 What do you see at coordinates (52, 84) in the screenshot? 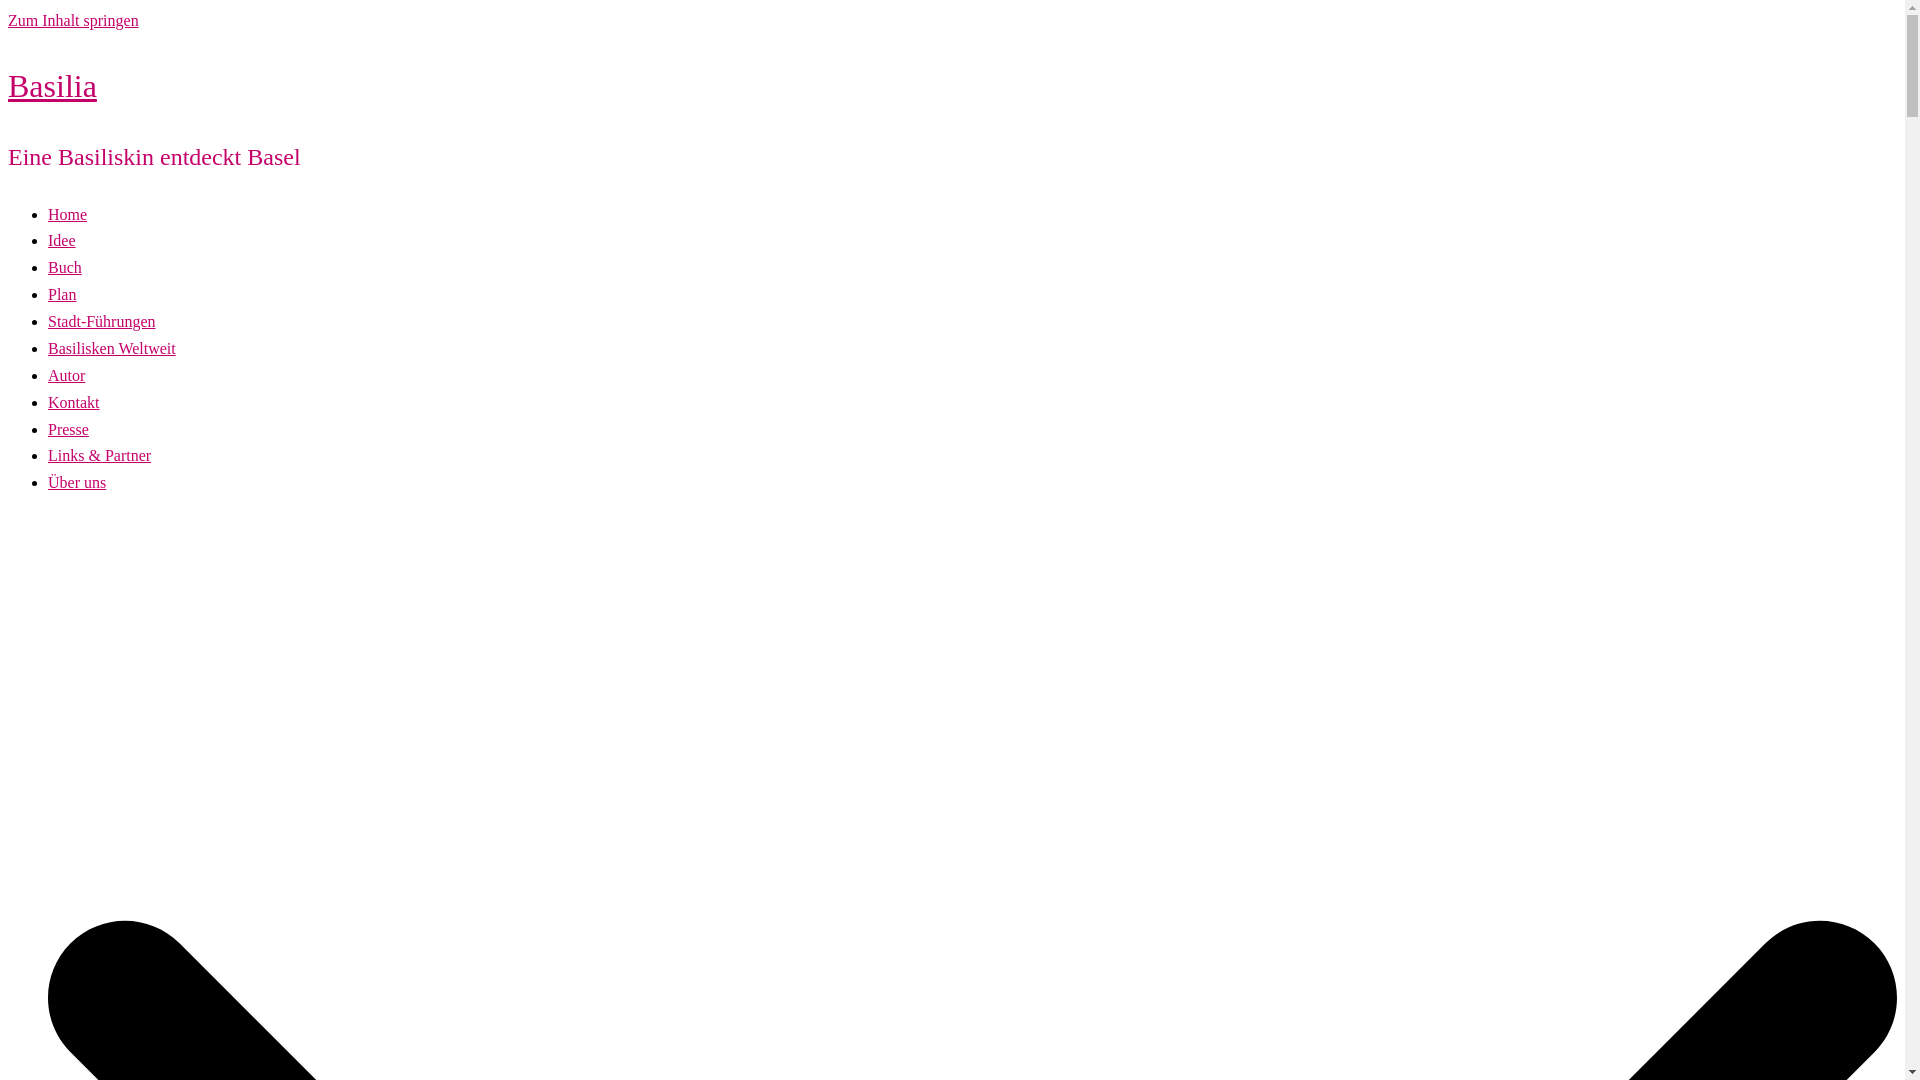
I see `'Basilia'` at bounding box center [52, 84].